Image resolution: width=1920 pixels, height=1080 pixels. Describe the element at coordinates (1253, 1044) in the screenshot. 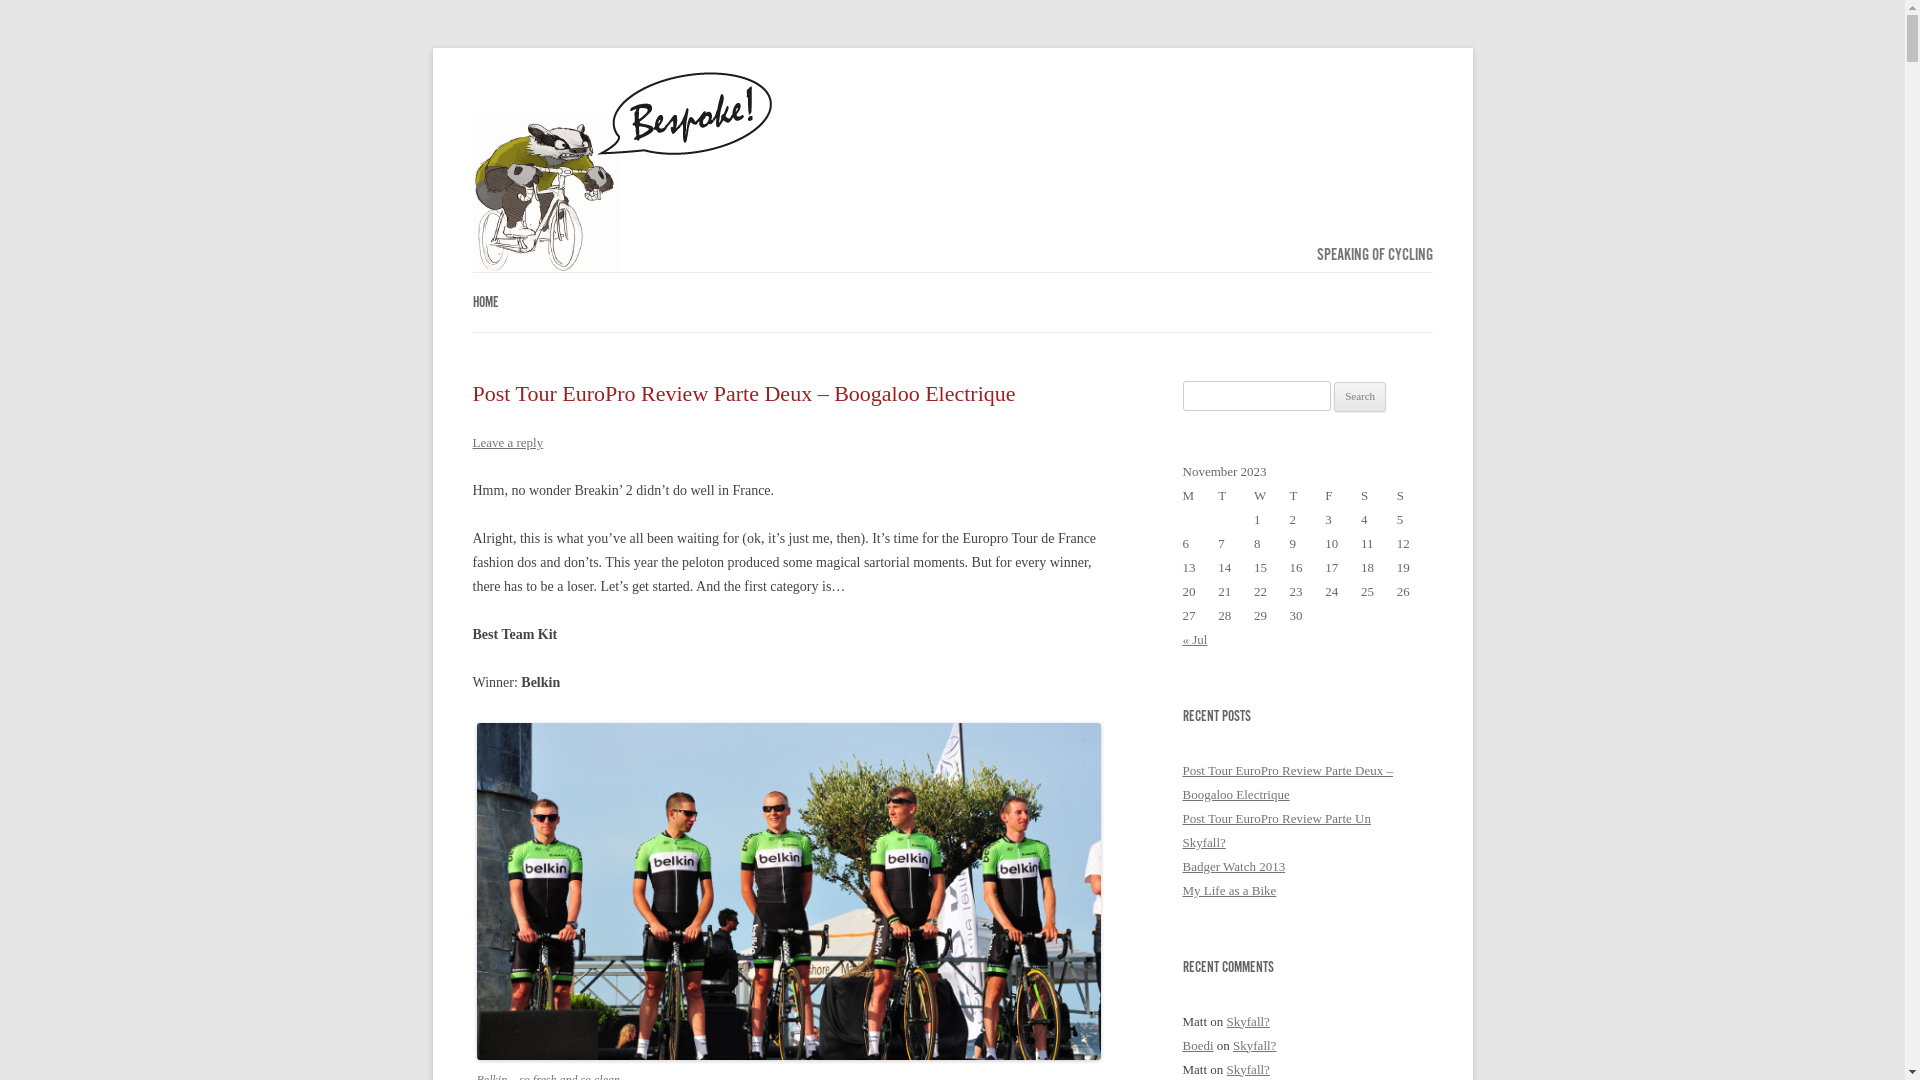

I see `'Skyfall?'` at that location.